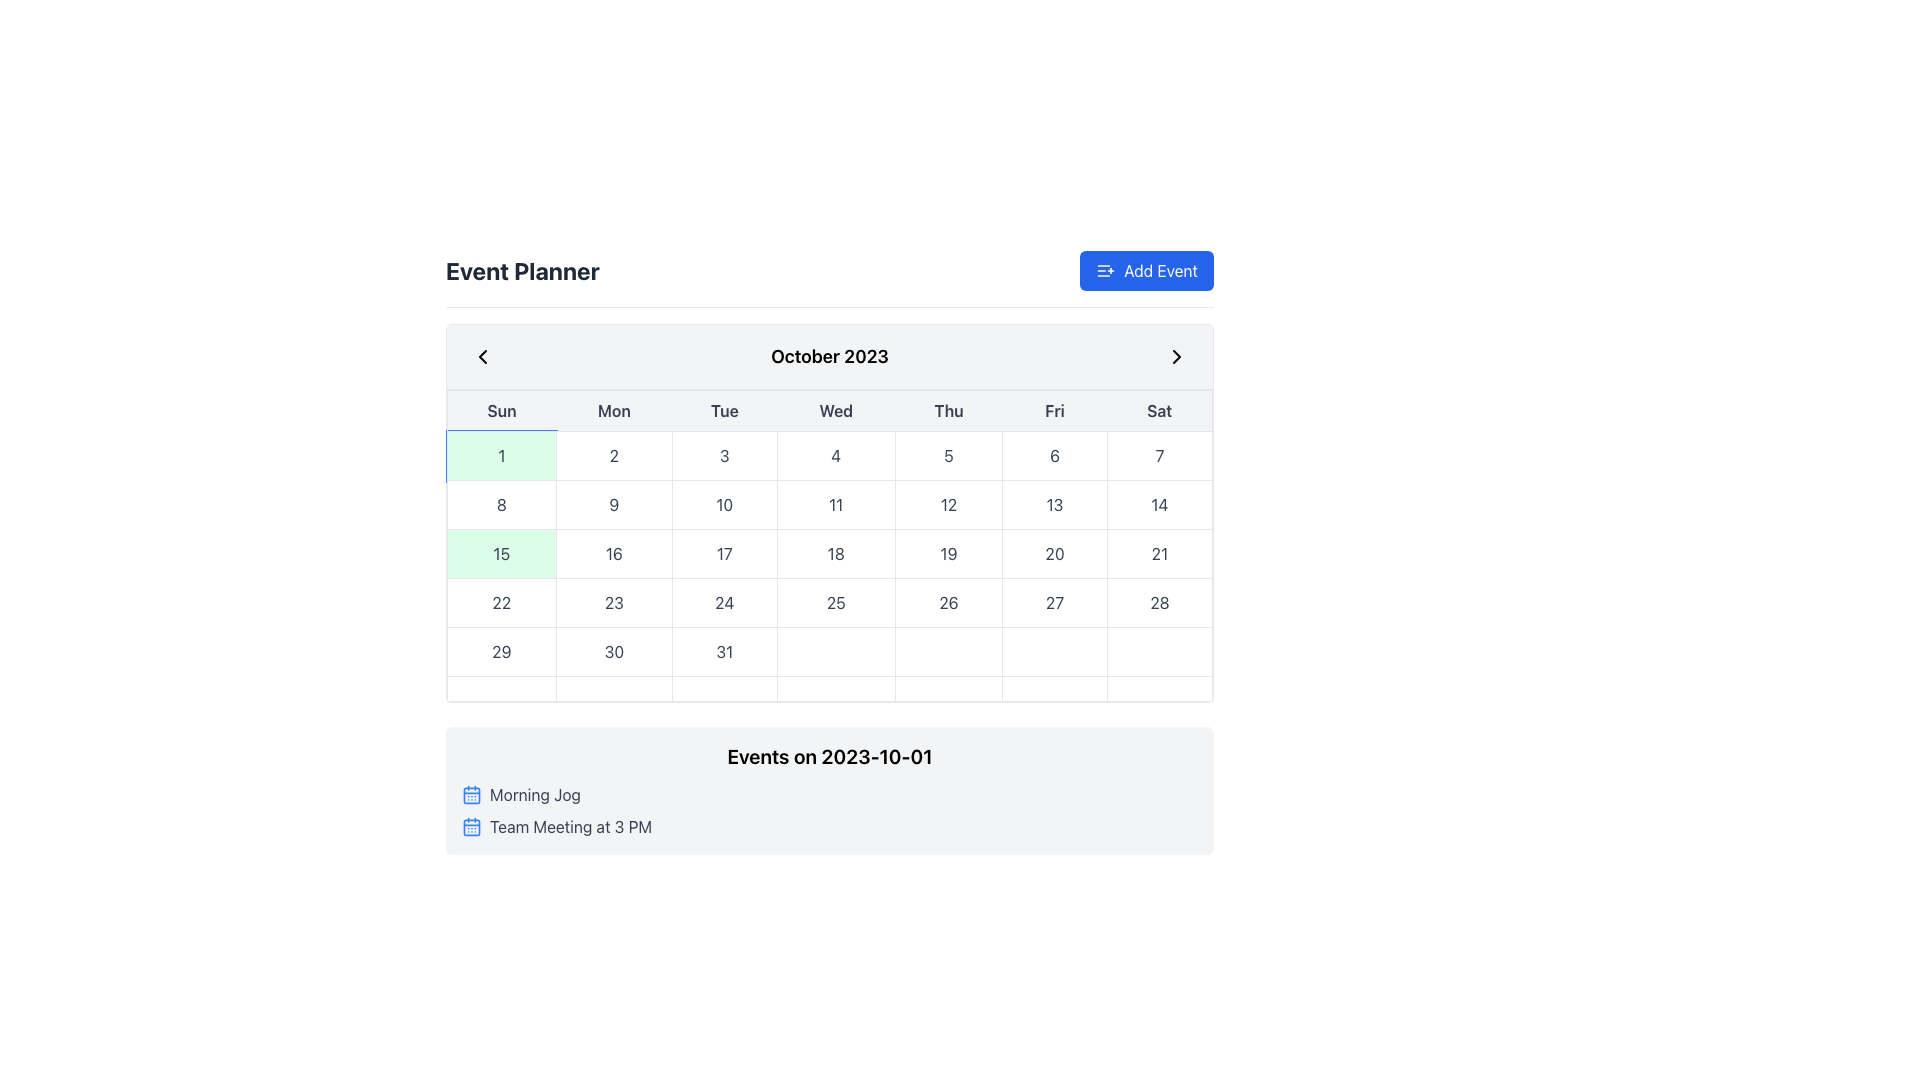 Image resolution: width=1920 pixels, height=1080 pixels. I want to click on the date cell representing '24' in the calendar view, so click(723, 601).